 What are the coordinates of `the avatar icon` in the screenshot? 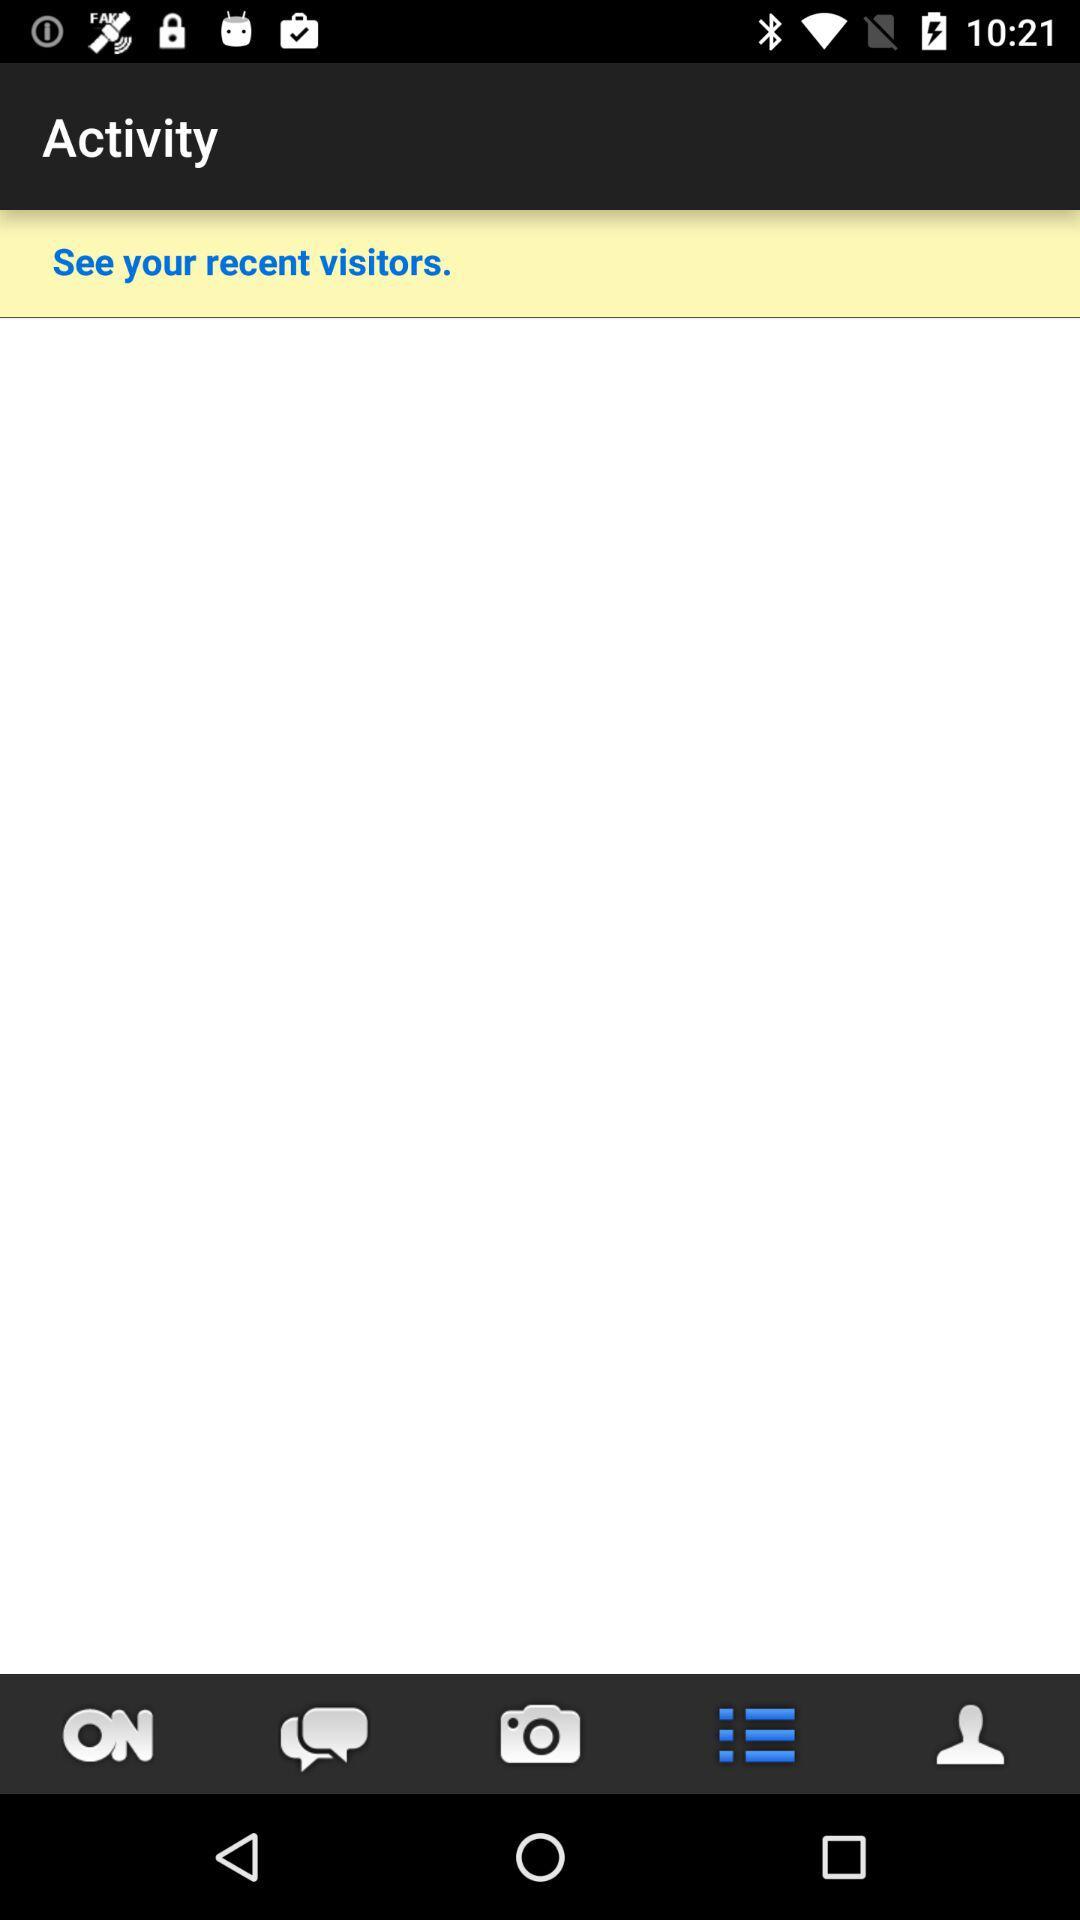 It's located at (971, 1733).